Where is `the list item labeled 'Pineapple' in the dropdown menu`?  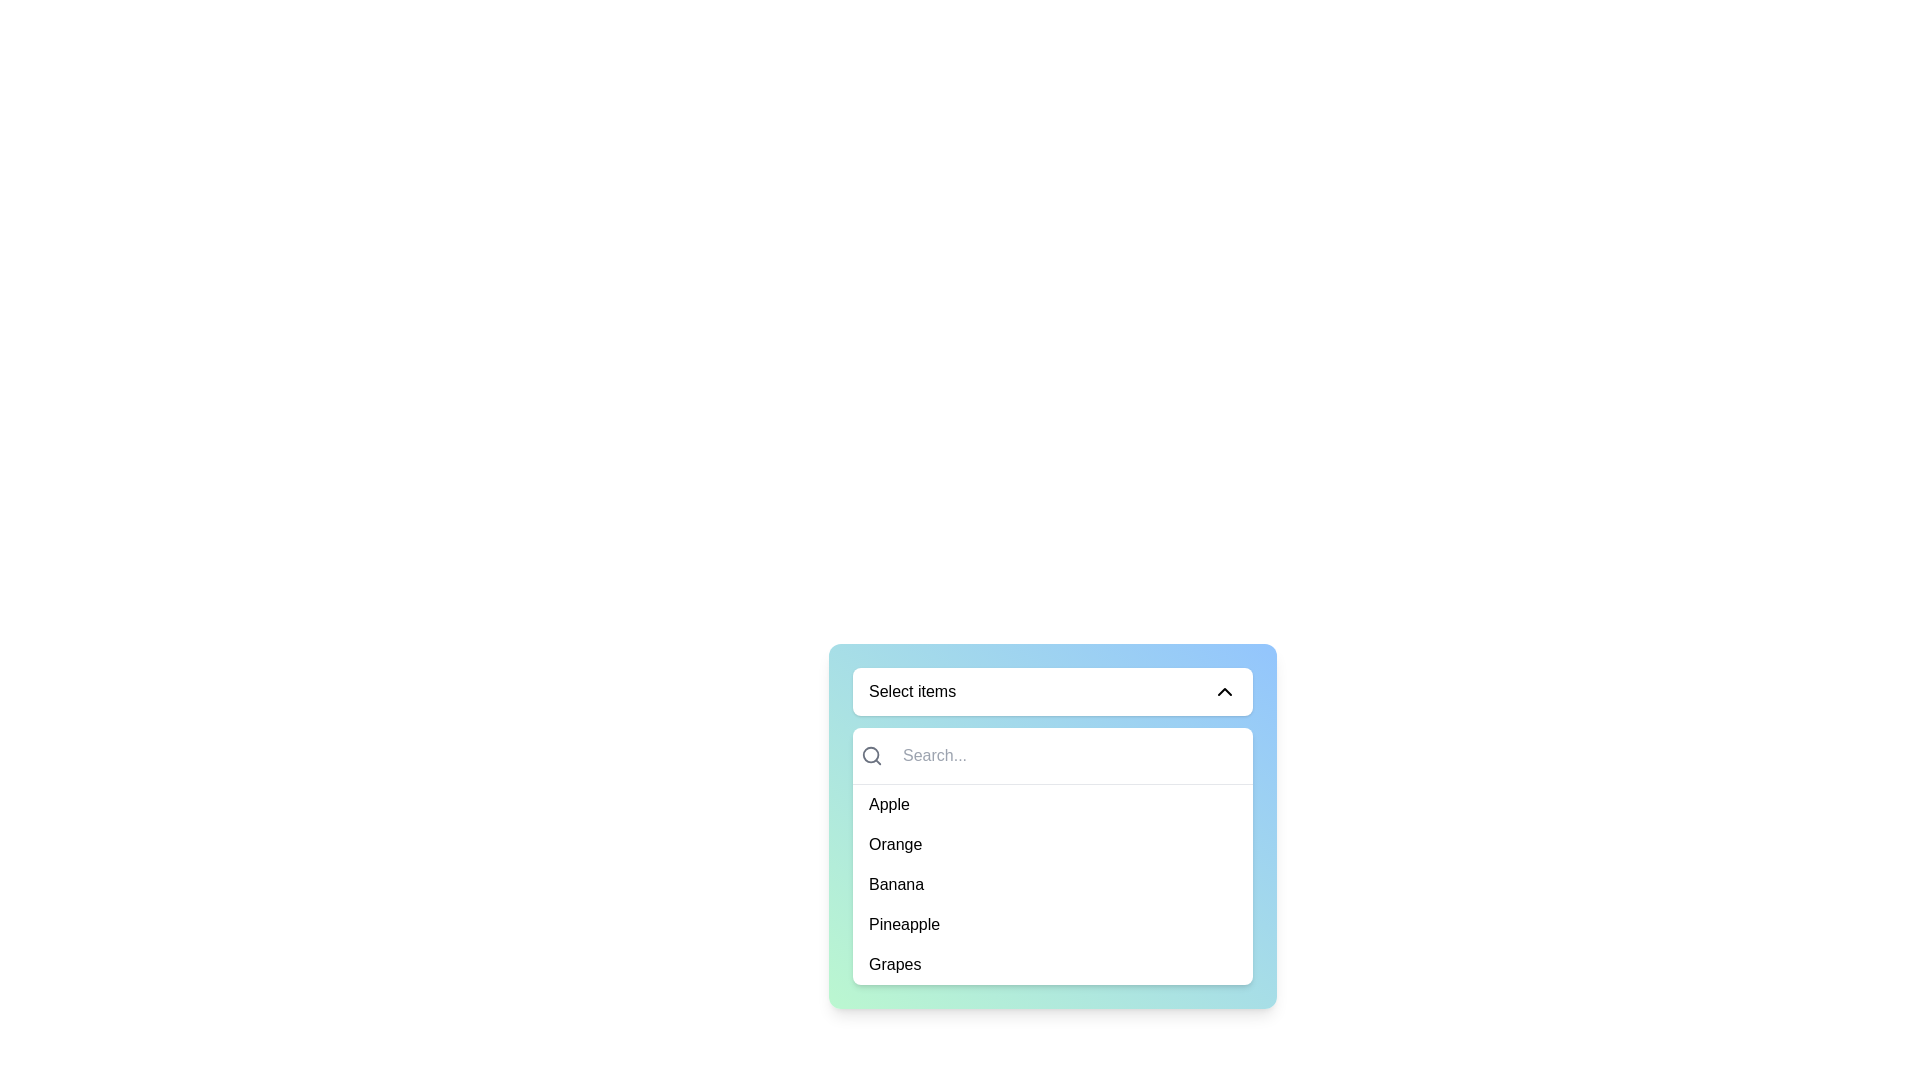 the list item labeled 'Pineapple' in the dropdown menu is located at coordinates (1051, 925).